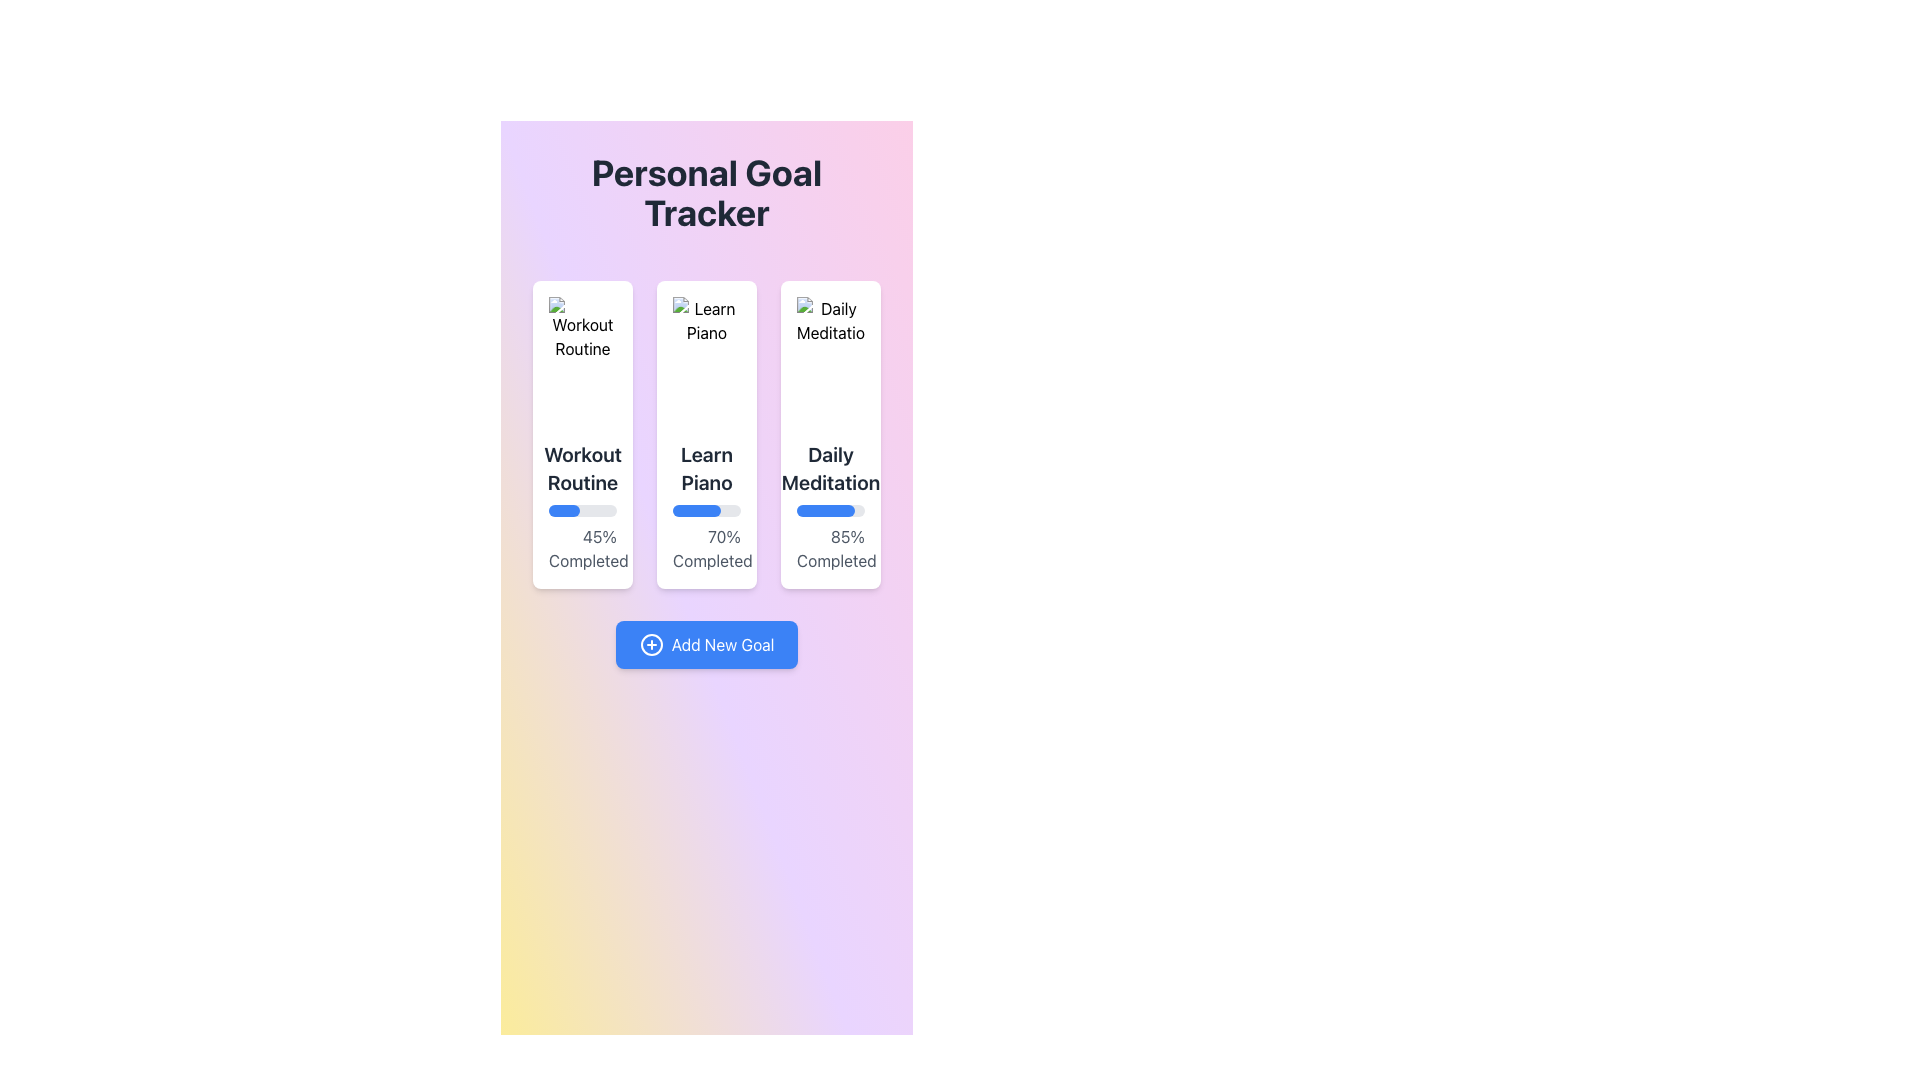 This screenshot has width=1920, height=1080. Describe the element at coordinates (830, 361) in the screenshot. I see `the non-interactive image representing 'Daily Meditation' located at the top of the card` at that location.